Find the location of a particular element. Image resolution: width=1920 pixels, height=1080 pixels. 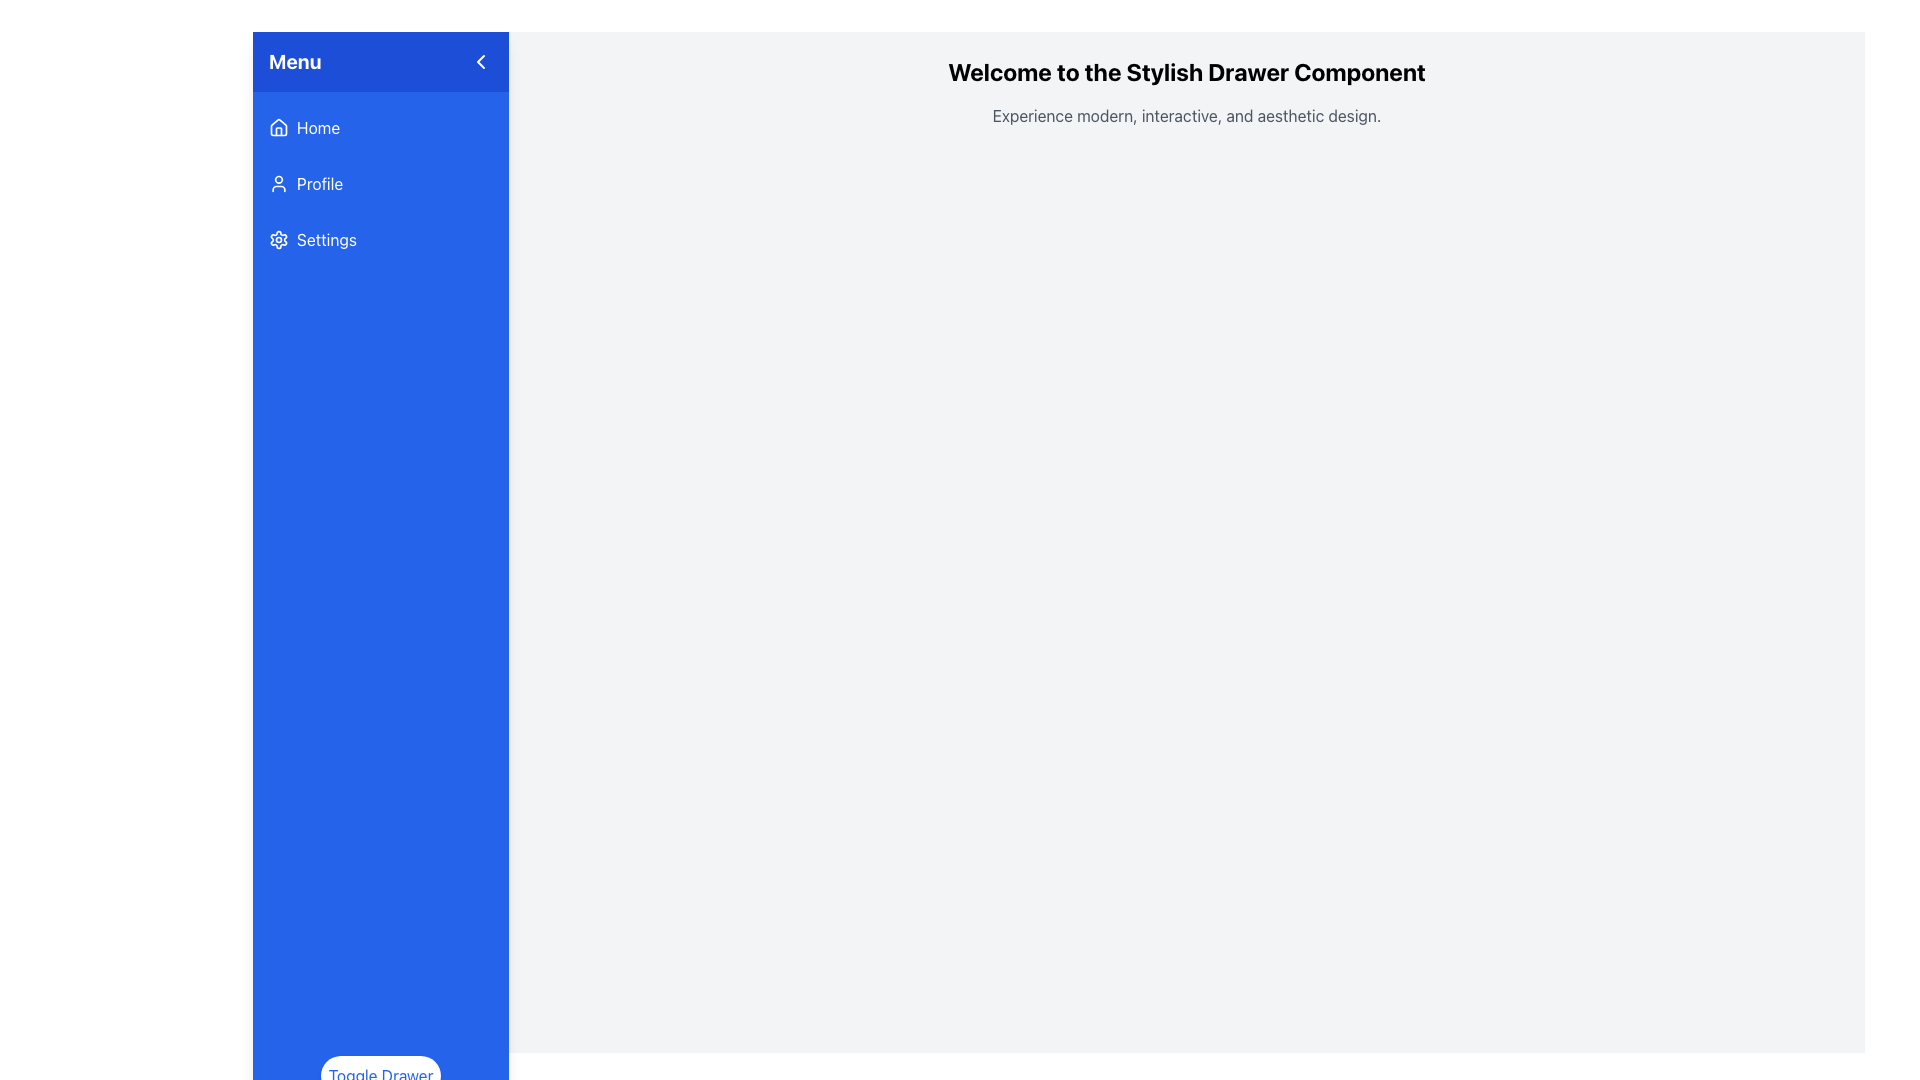

the settings button located as the last item in the vertical list under the 'Menu' title is located at coordinates (380, 238).